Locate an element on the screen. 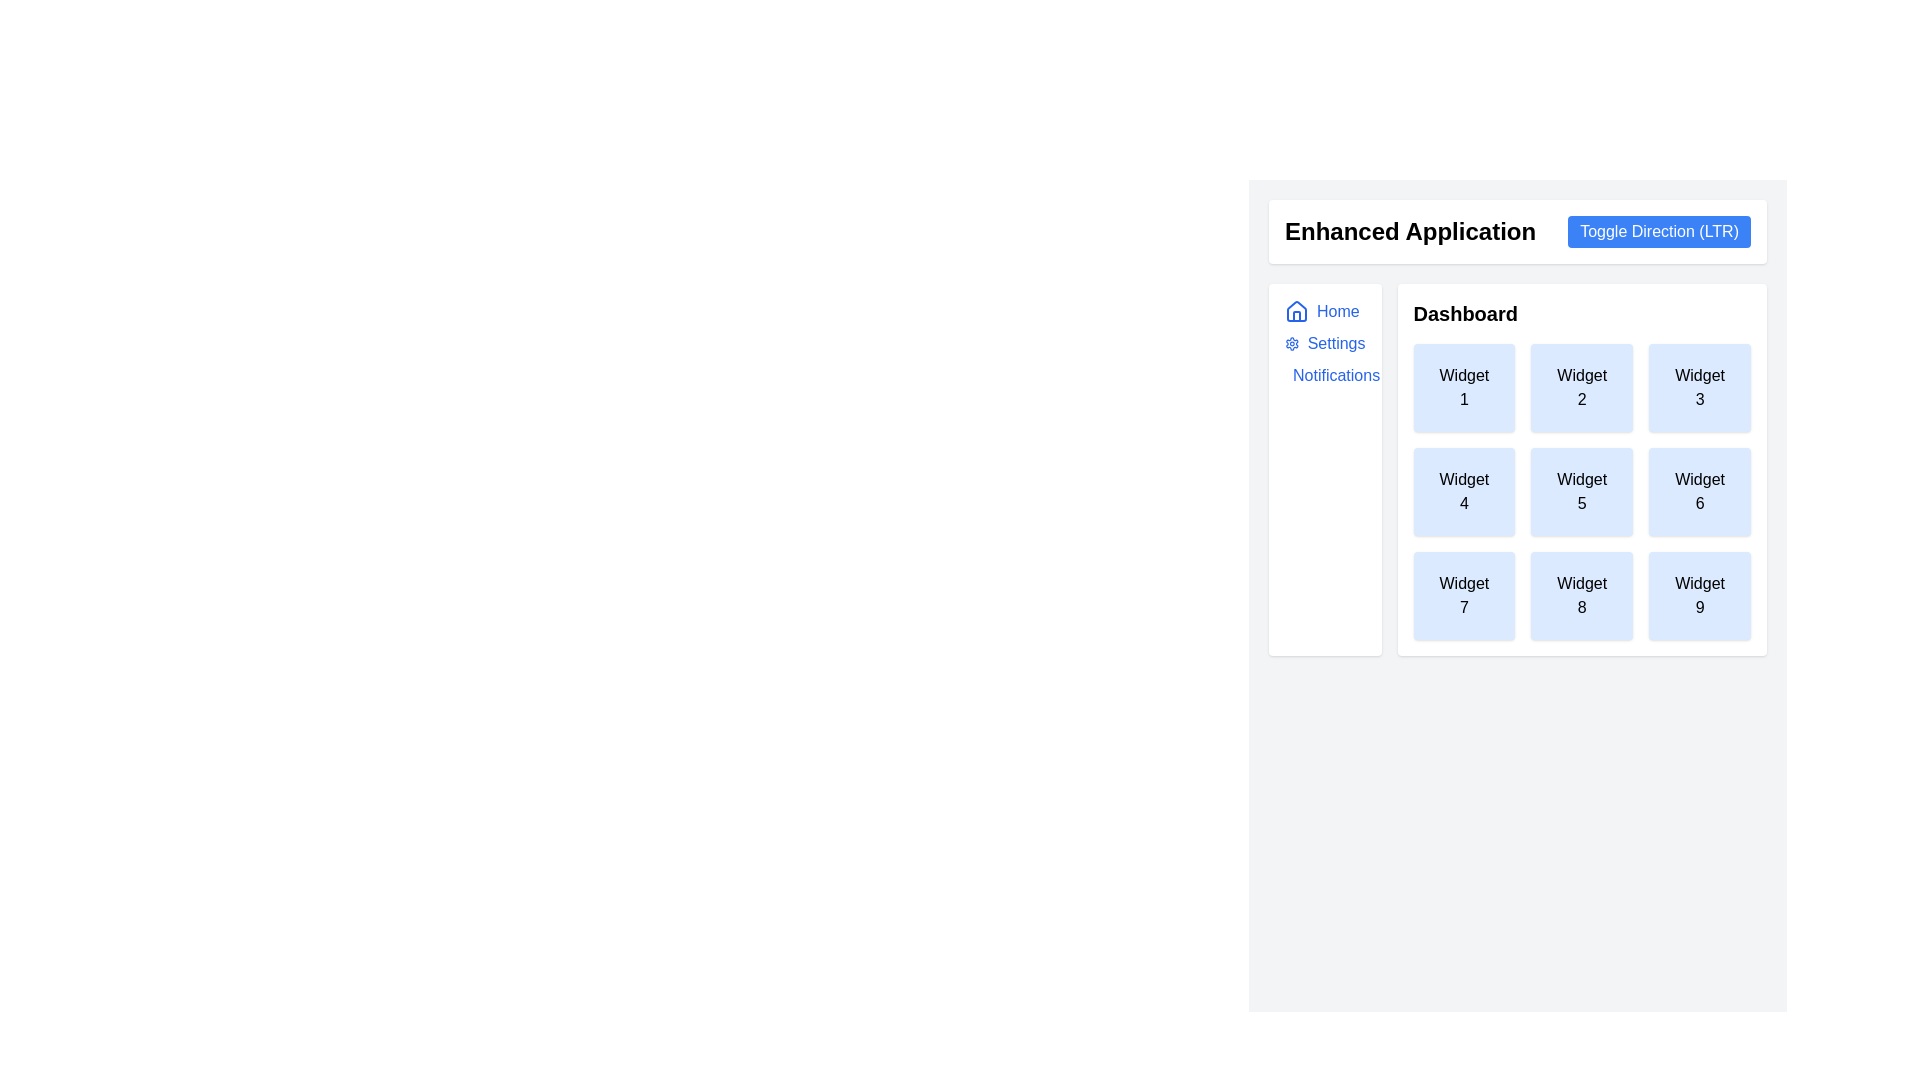 This screenshot has width=1920, height=1080. the button labeled 'Widget 7' which has a light blue background and rounded corners is located at coordinates (1464, 595).